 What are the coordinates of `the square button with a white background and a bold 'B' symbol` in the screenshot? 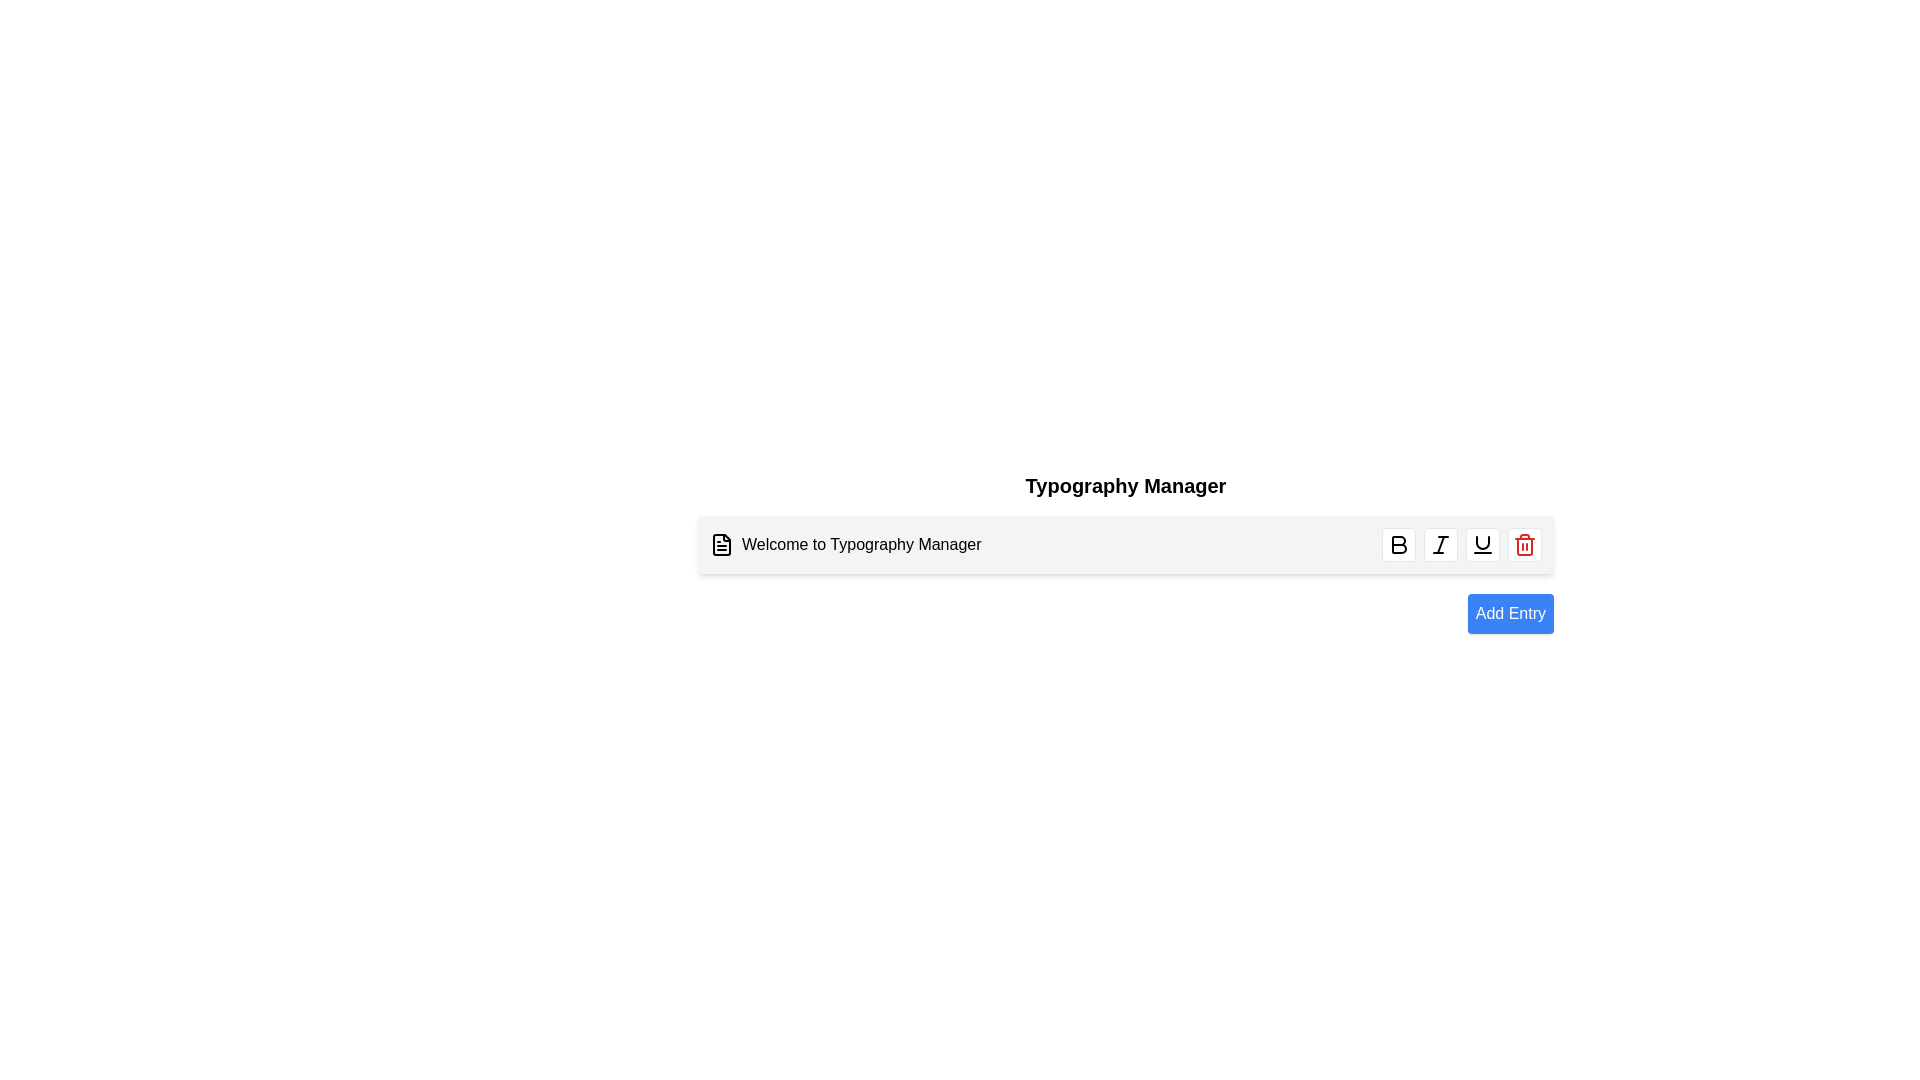 It's located at (1397, 544).